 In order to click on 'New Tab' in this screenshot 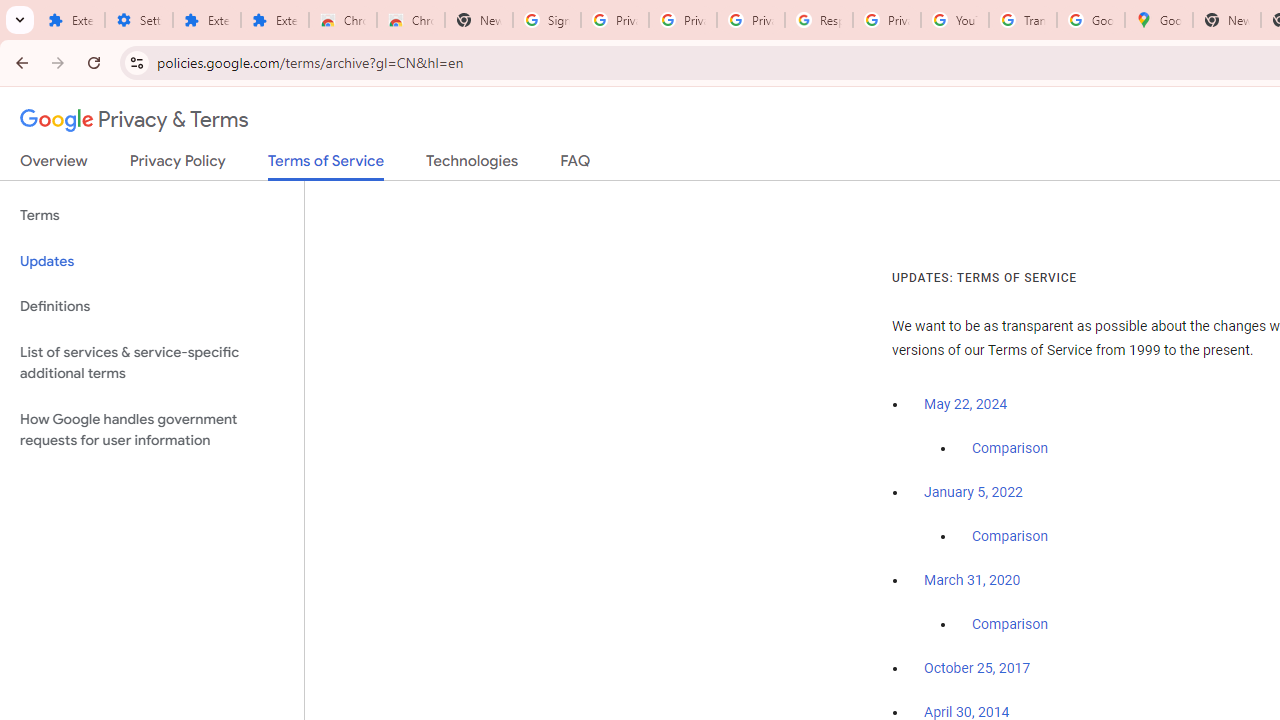, I will do `click(1225, 20)`.